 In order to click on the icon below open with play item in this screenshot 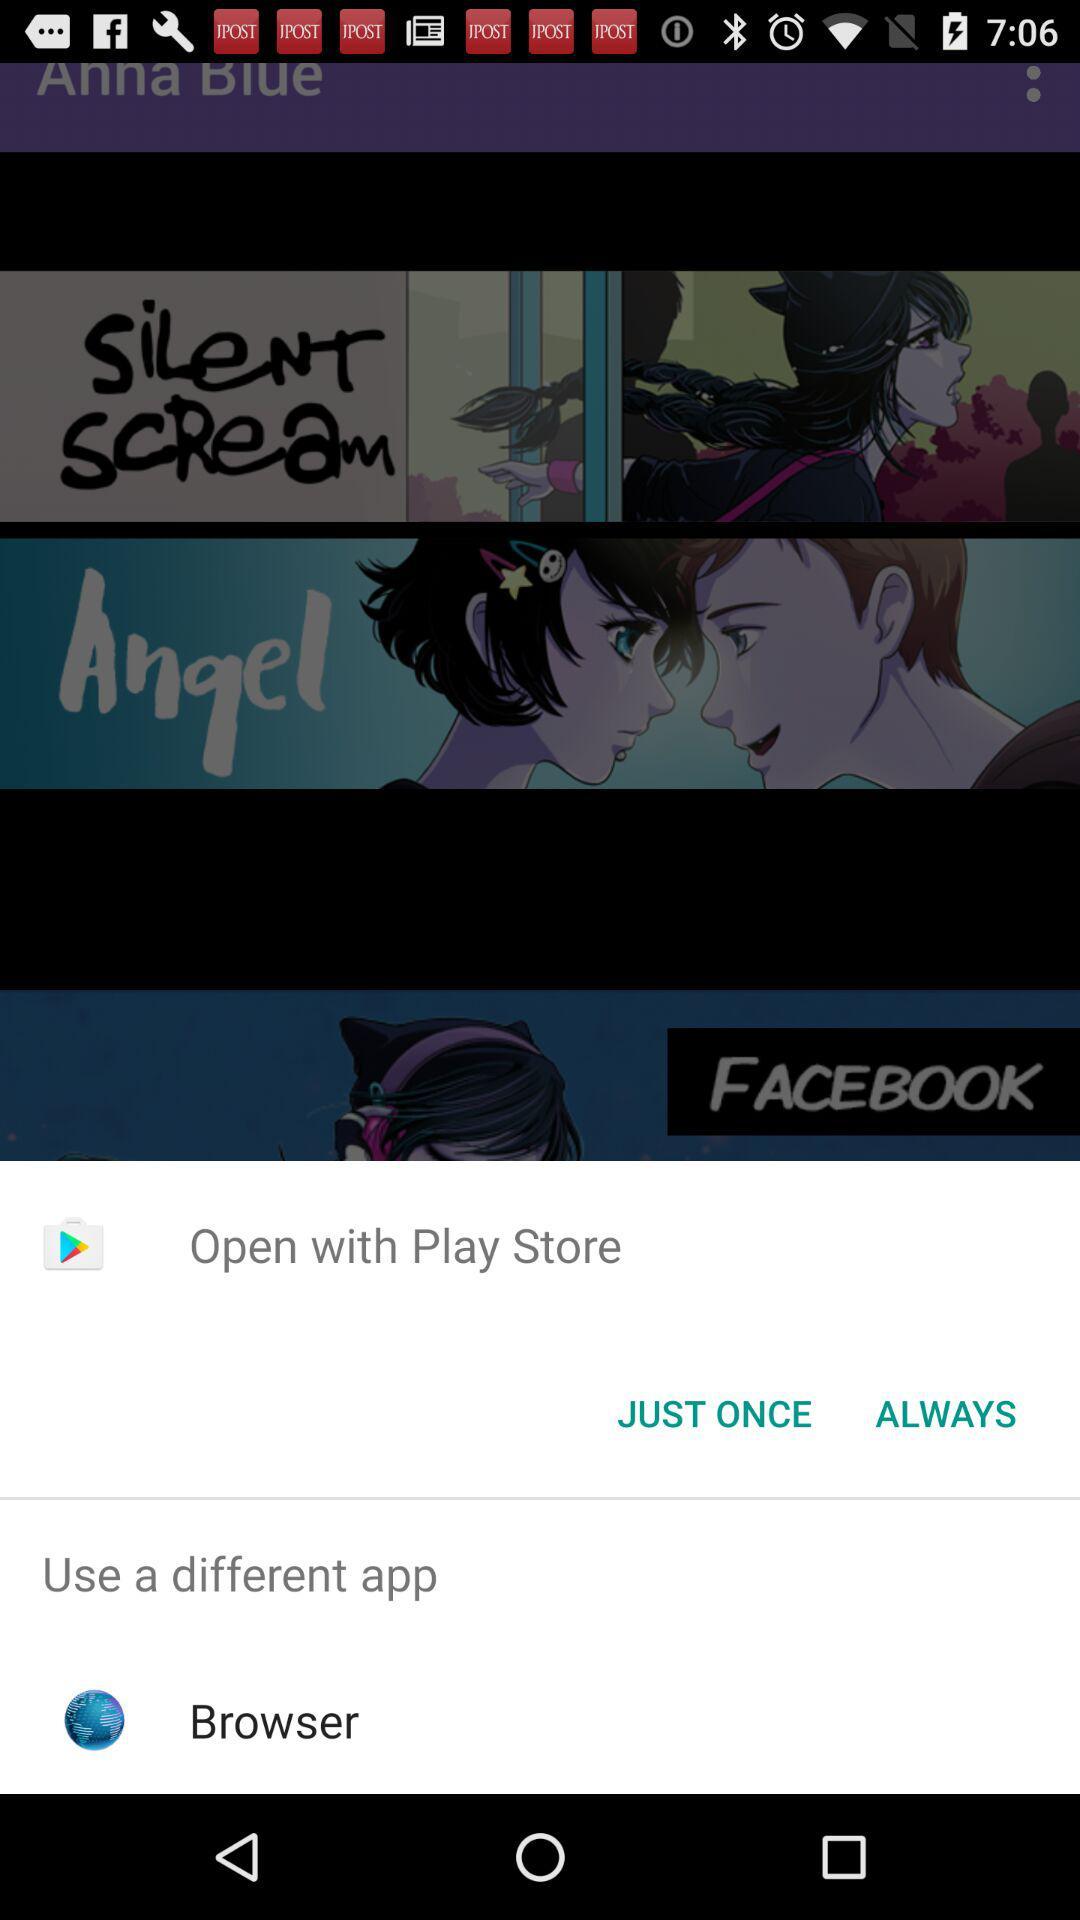, I will do `click(713, 1411)`.